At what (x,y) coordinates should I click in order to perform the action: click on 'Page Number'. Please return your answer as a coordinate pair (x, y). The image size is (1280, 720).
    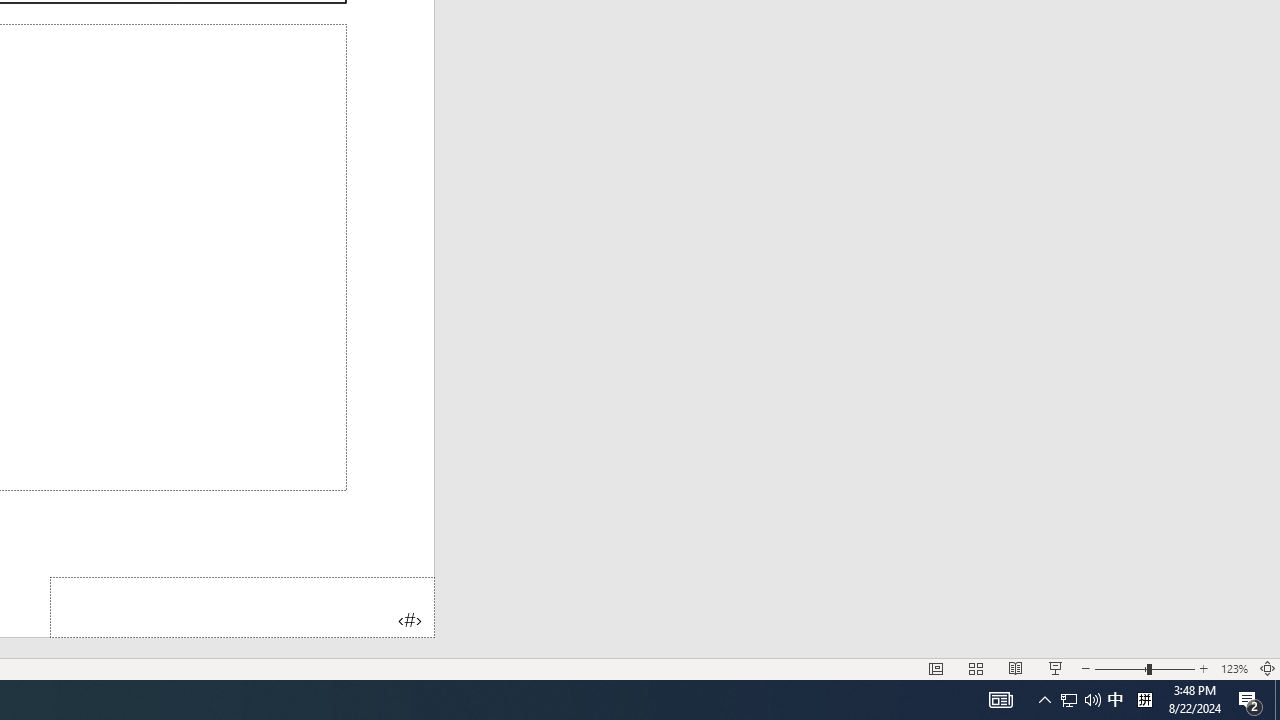
    Looking at the image, I should click on (241, 606).